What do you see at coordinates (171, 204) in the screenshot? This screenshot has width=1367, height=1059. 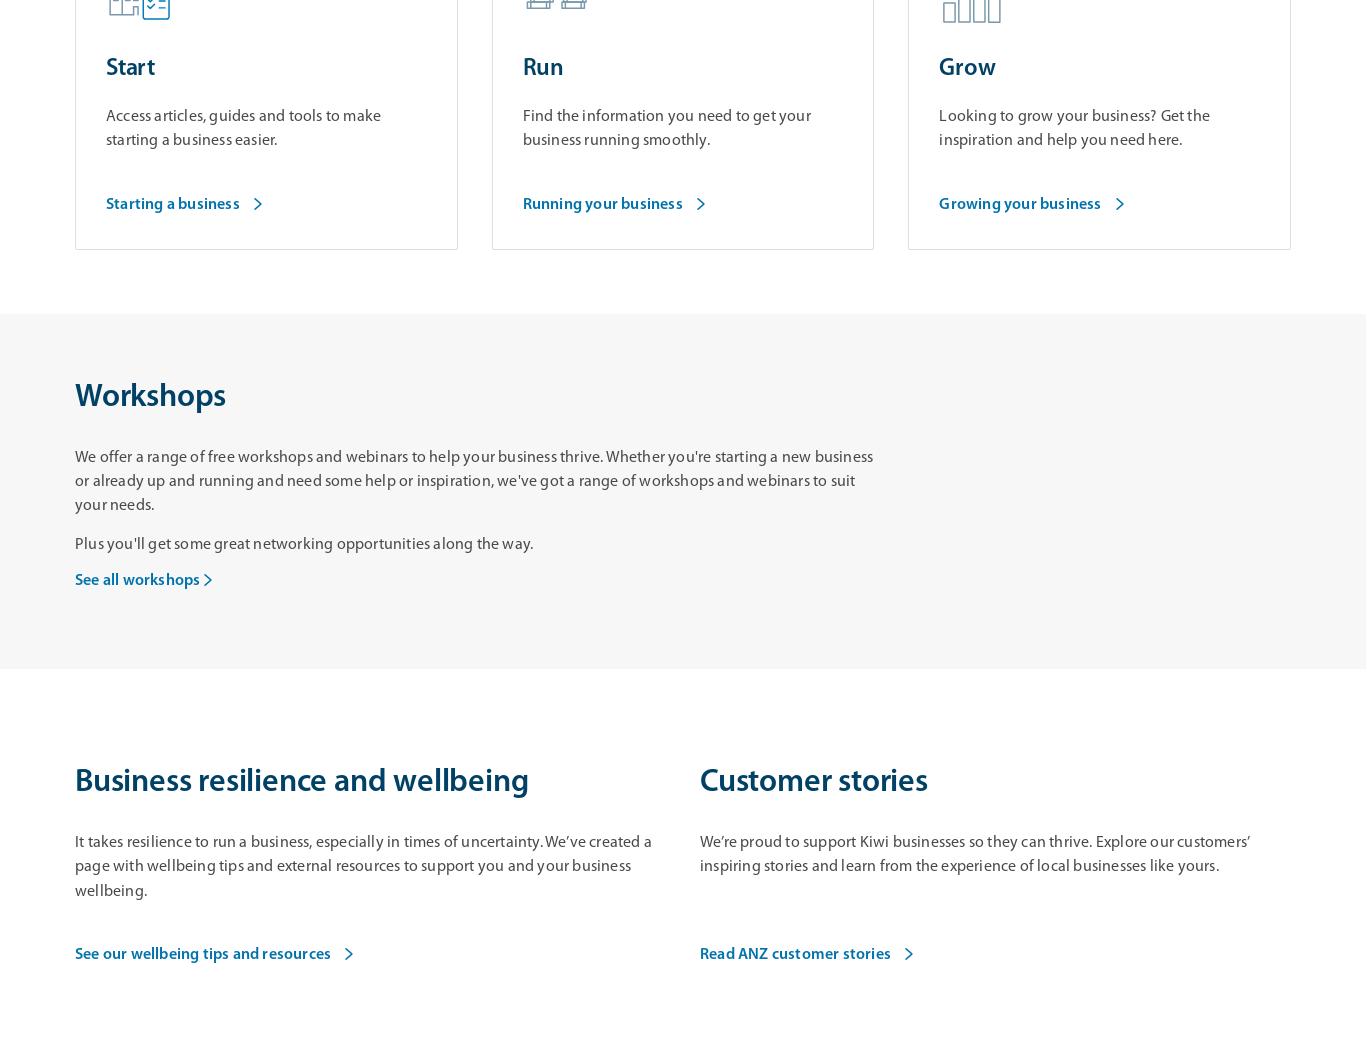 I see `'Starting a business'` at bounding box center [171, 204].